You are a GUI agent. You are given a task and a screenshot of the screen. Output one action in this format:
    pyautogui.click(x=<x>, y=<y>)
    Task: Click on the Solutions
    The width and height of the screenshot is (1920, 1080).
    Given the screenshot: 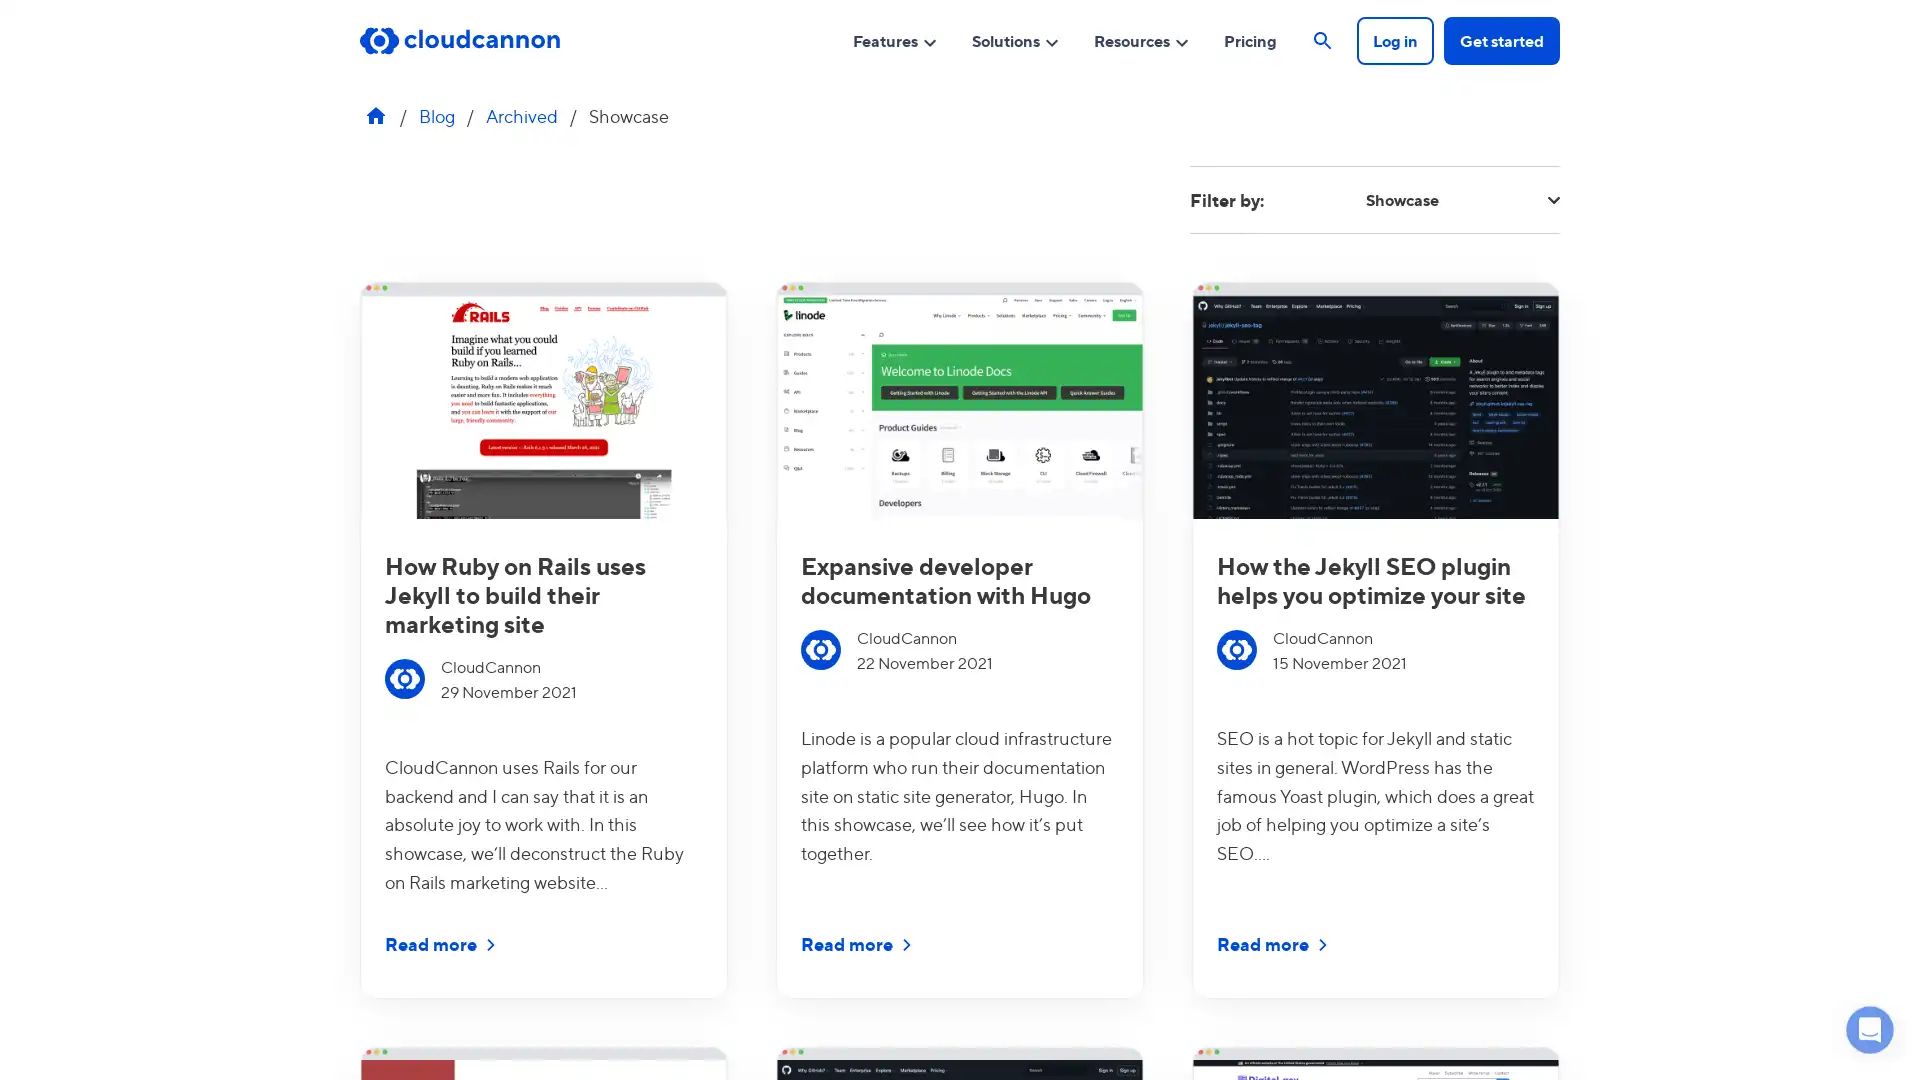 What is the action you would take?
    pyautogui.click(x=1016, y=39)
    